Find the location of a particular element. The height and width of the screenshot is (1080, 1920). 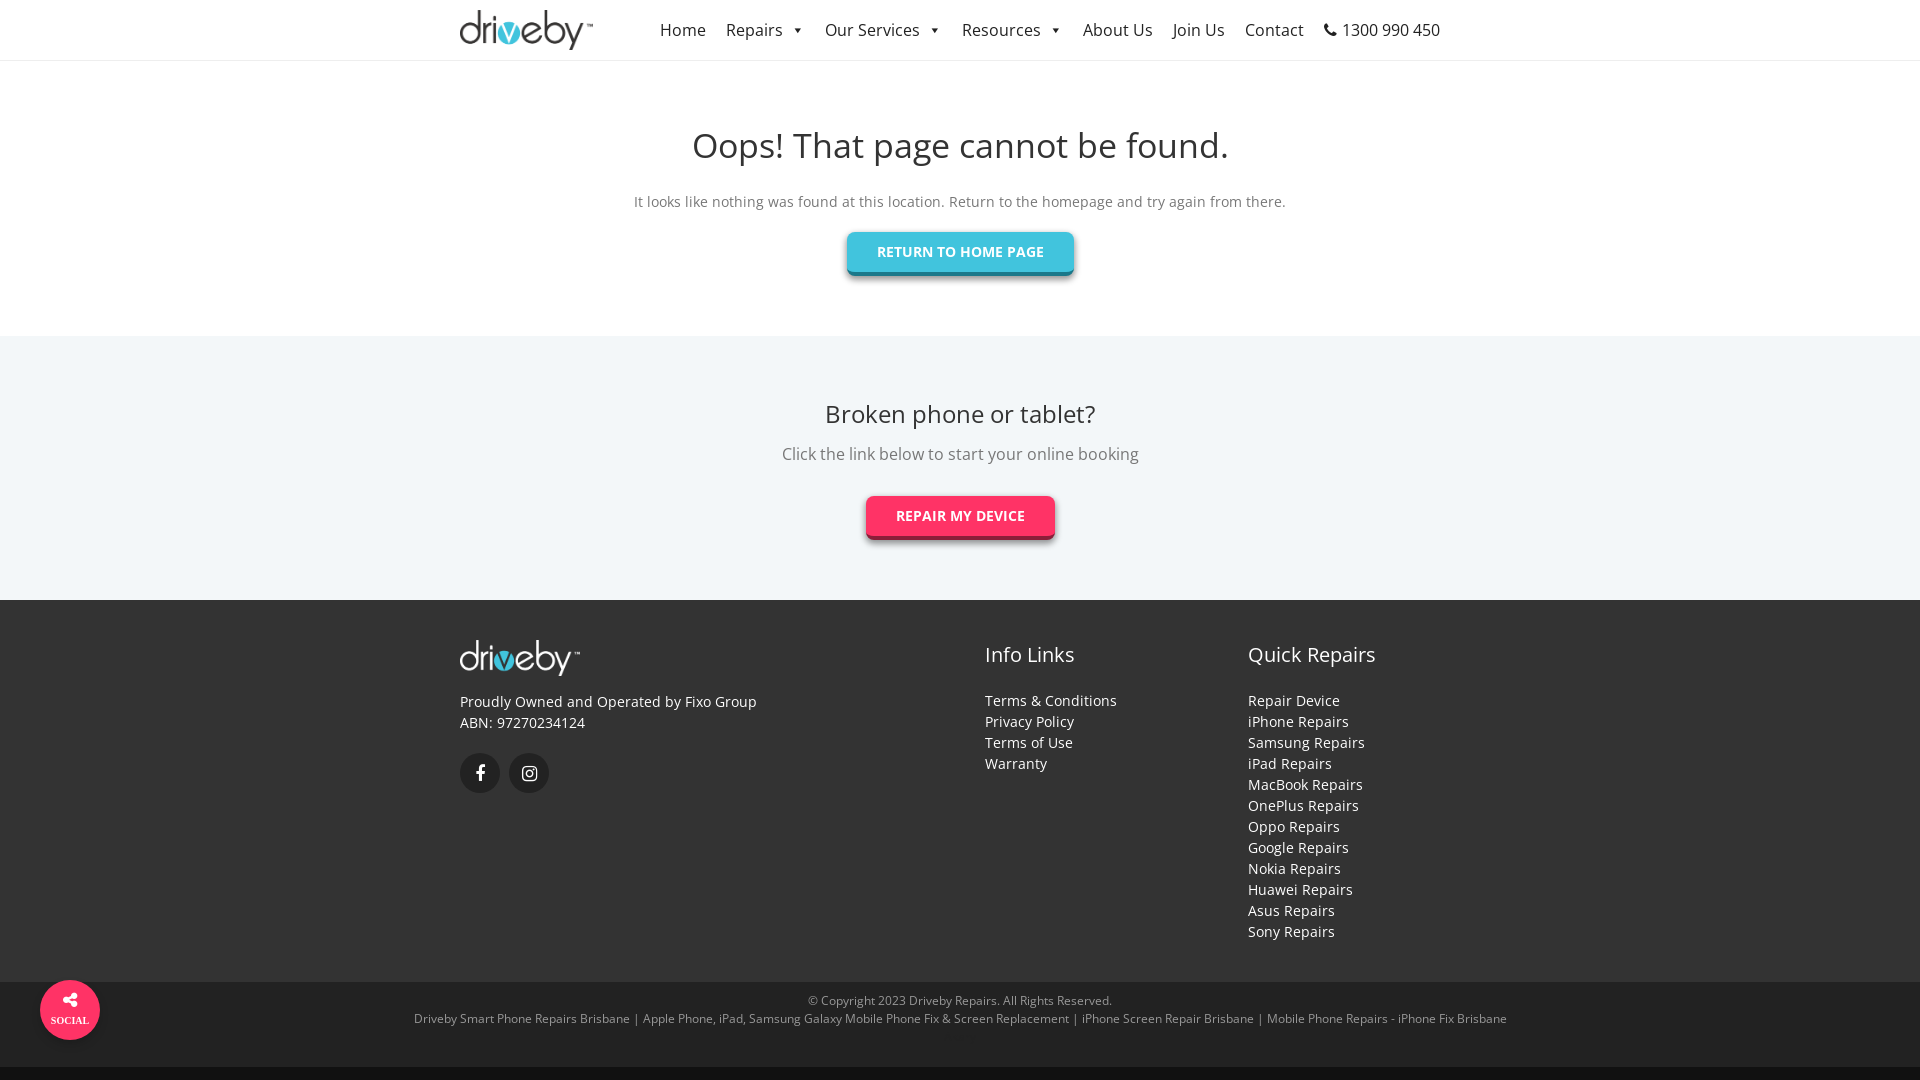

'Driveby - Smart Phone Repairs' is located at coordinates (519, 658).